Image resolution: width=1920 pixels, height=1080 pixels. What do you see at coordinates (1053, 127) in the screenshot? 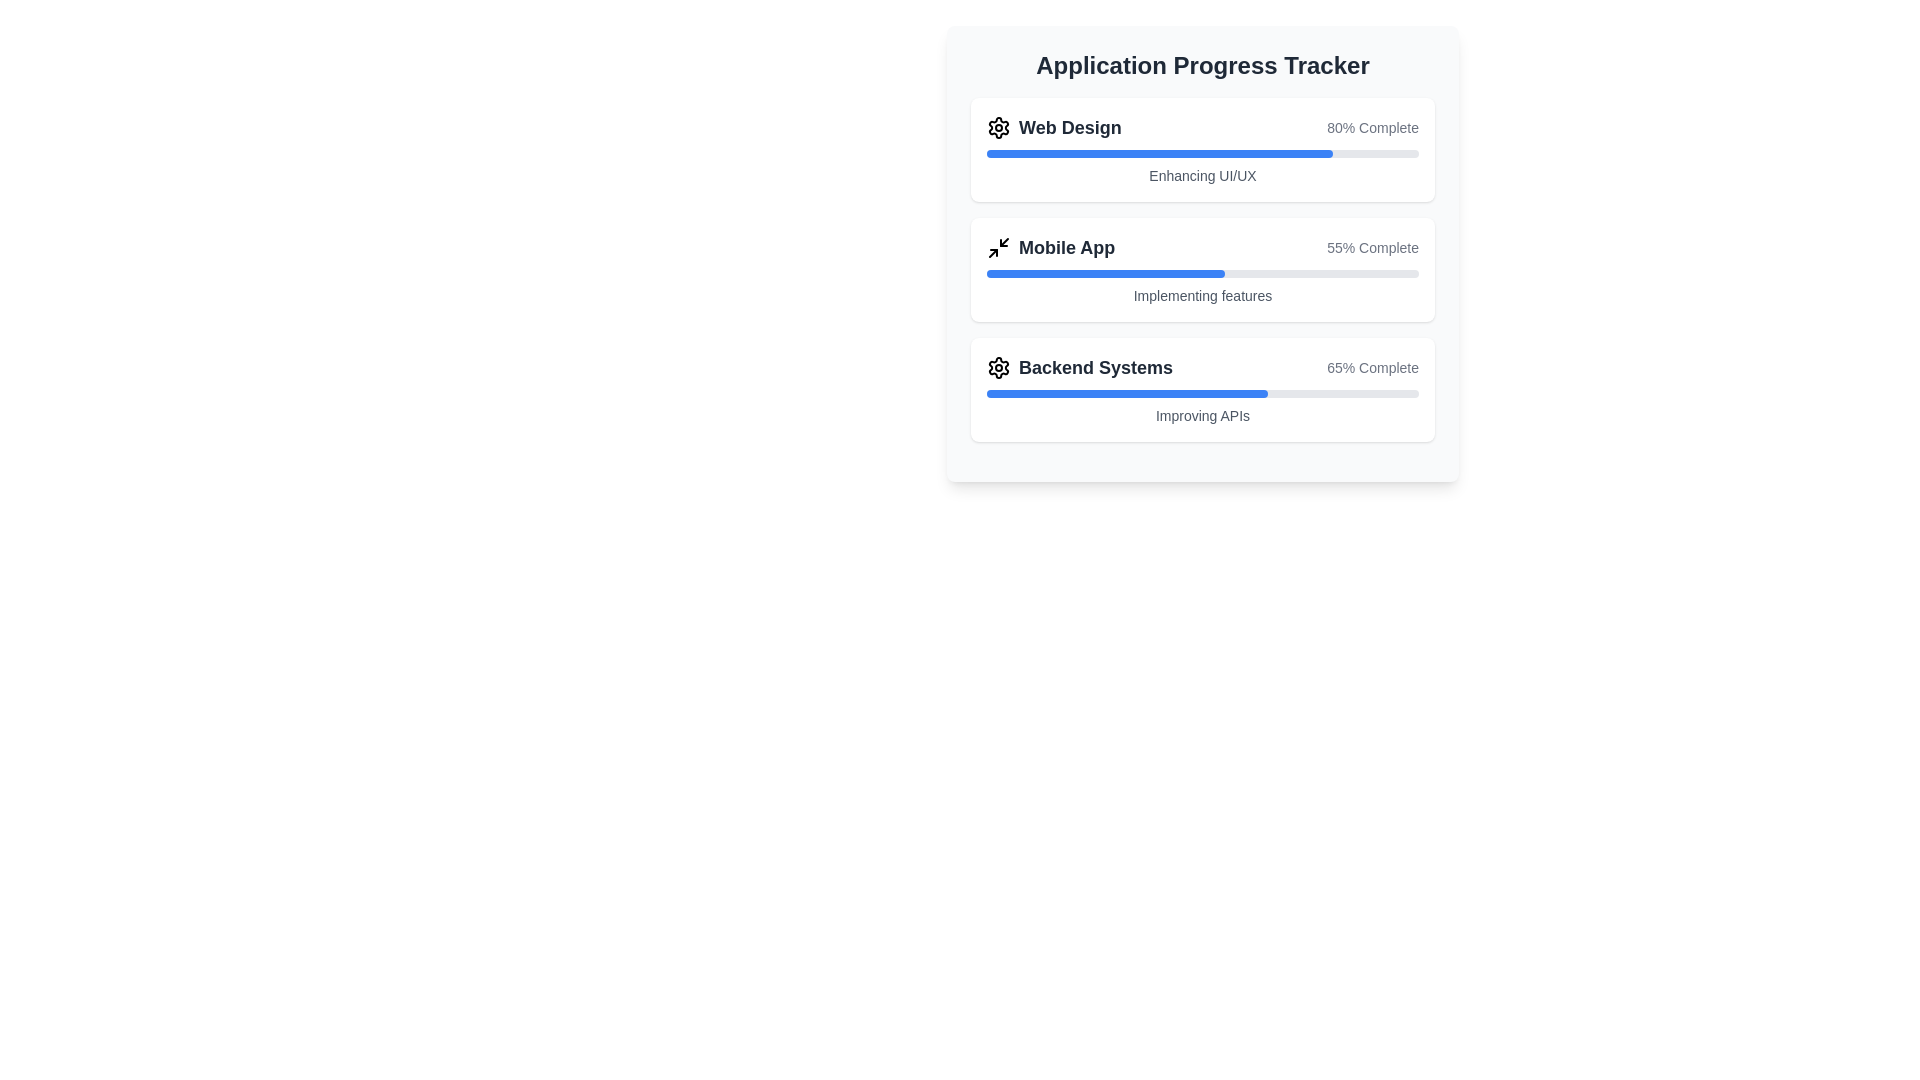
I see `text of the bold label displaying 'Web Design' located at the top of the progress tracker interface` at bounding box center [1053, 127].